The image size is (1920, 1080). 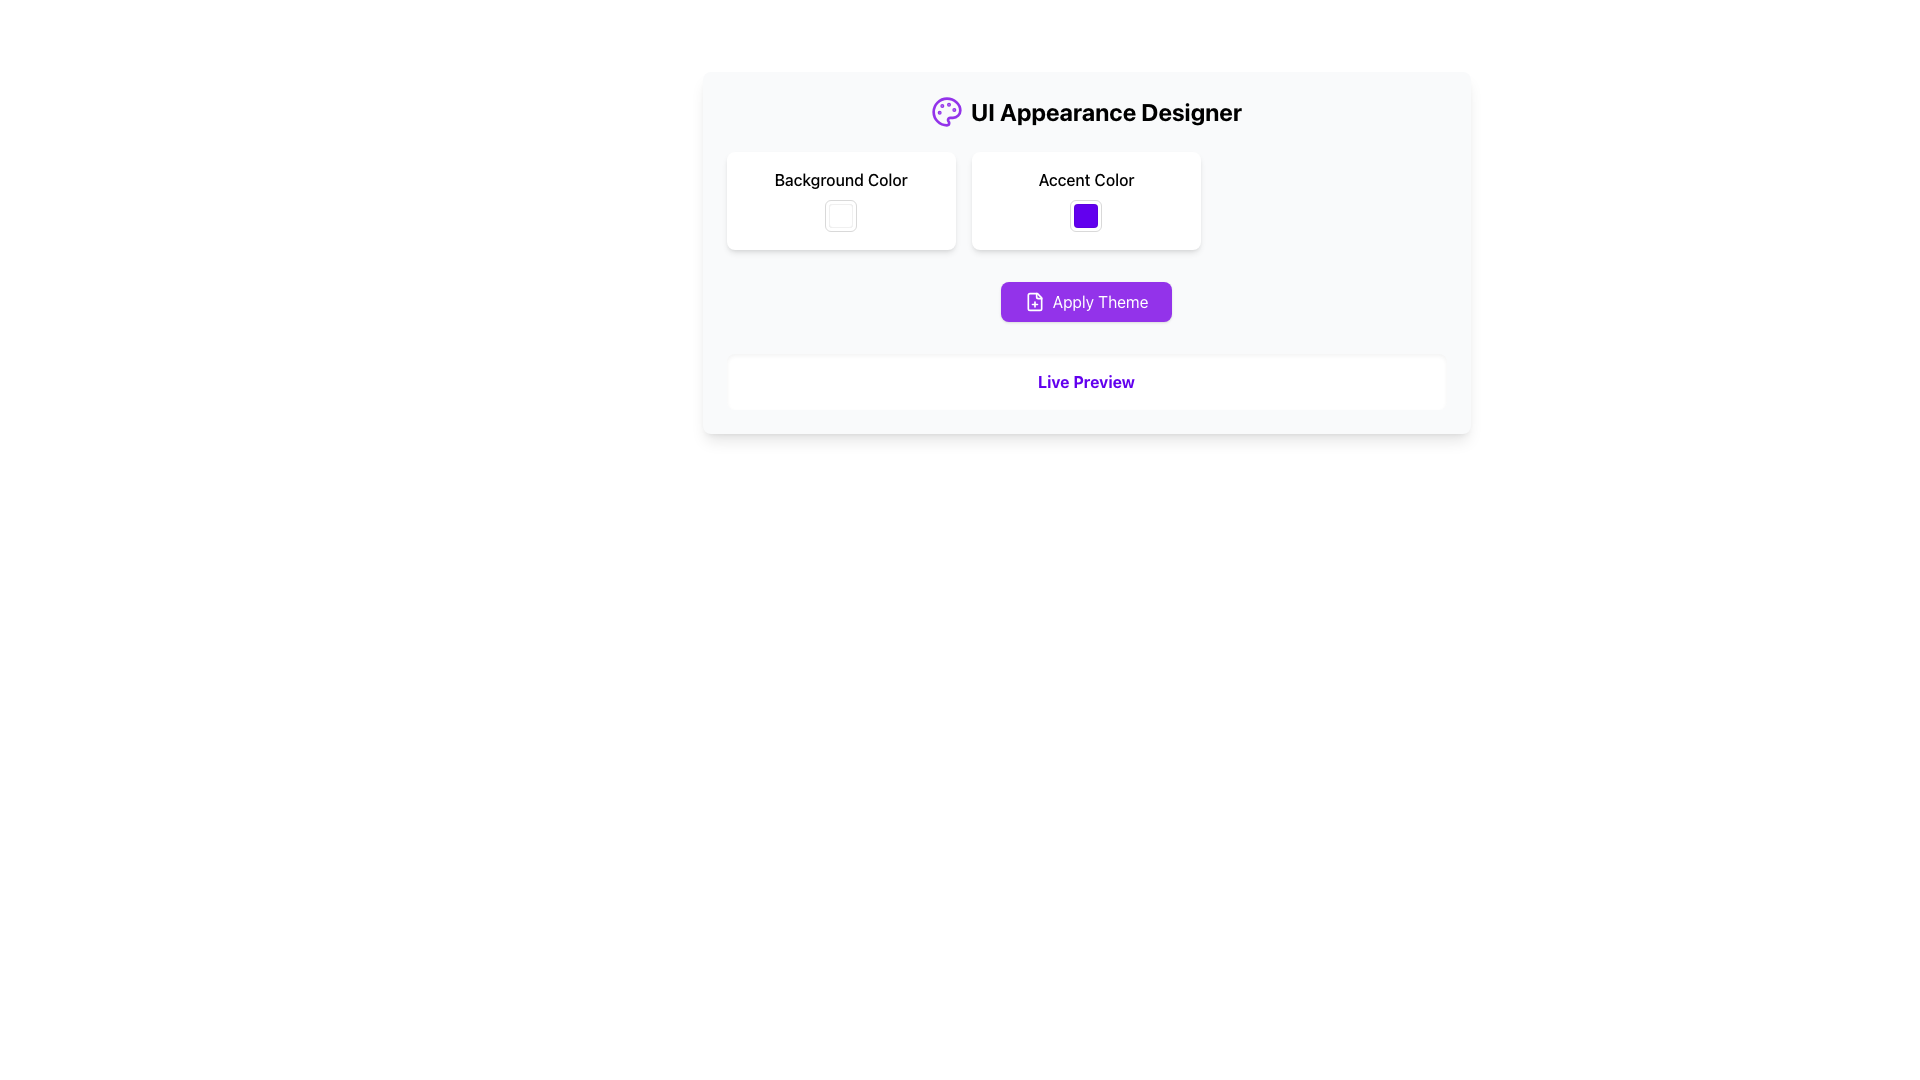 I want to click on the icon resembling a document with a plus symbol located to the left of the 'Apply Theme' button text, so click(x=1034, y=301).